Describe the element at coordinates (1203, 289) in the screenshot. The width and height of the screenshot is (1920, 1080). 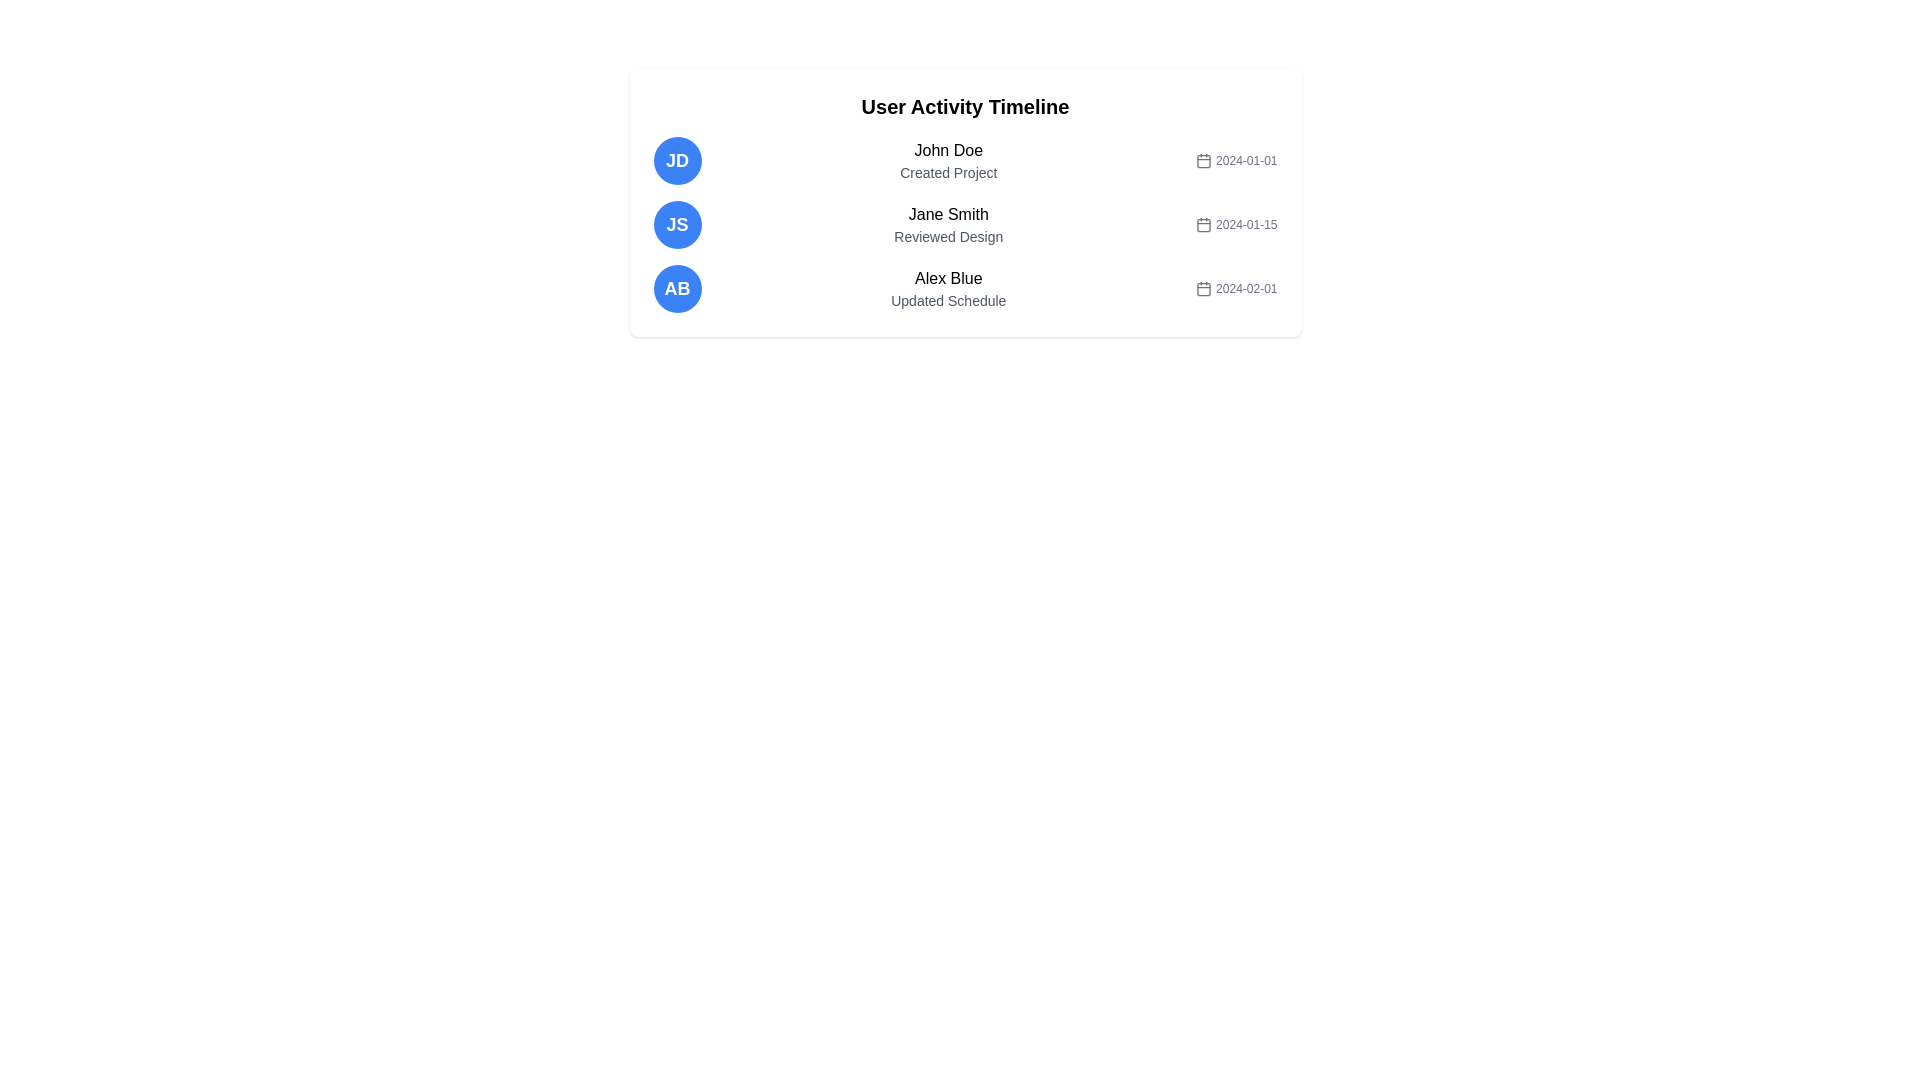
I see `the calendar icon located to the left of the '2024-02-01' date in the third entry of the timeline list associated with 'Alex Blue'` at that location.